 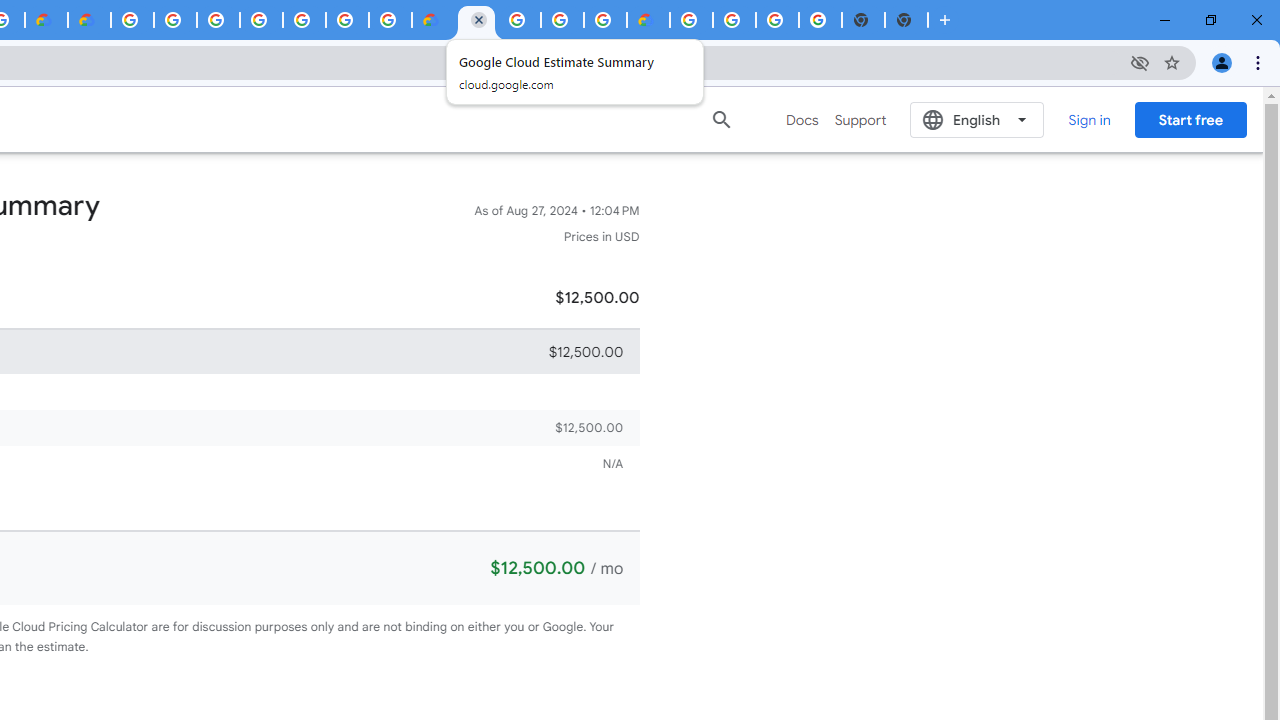 I want to click on 'Google Cloud Platform', so click(x=519, y=20).